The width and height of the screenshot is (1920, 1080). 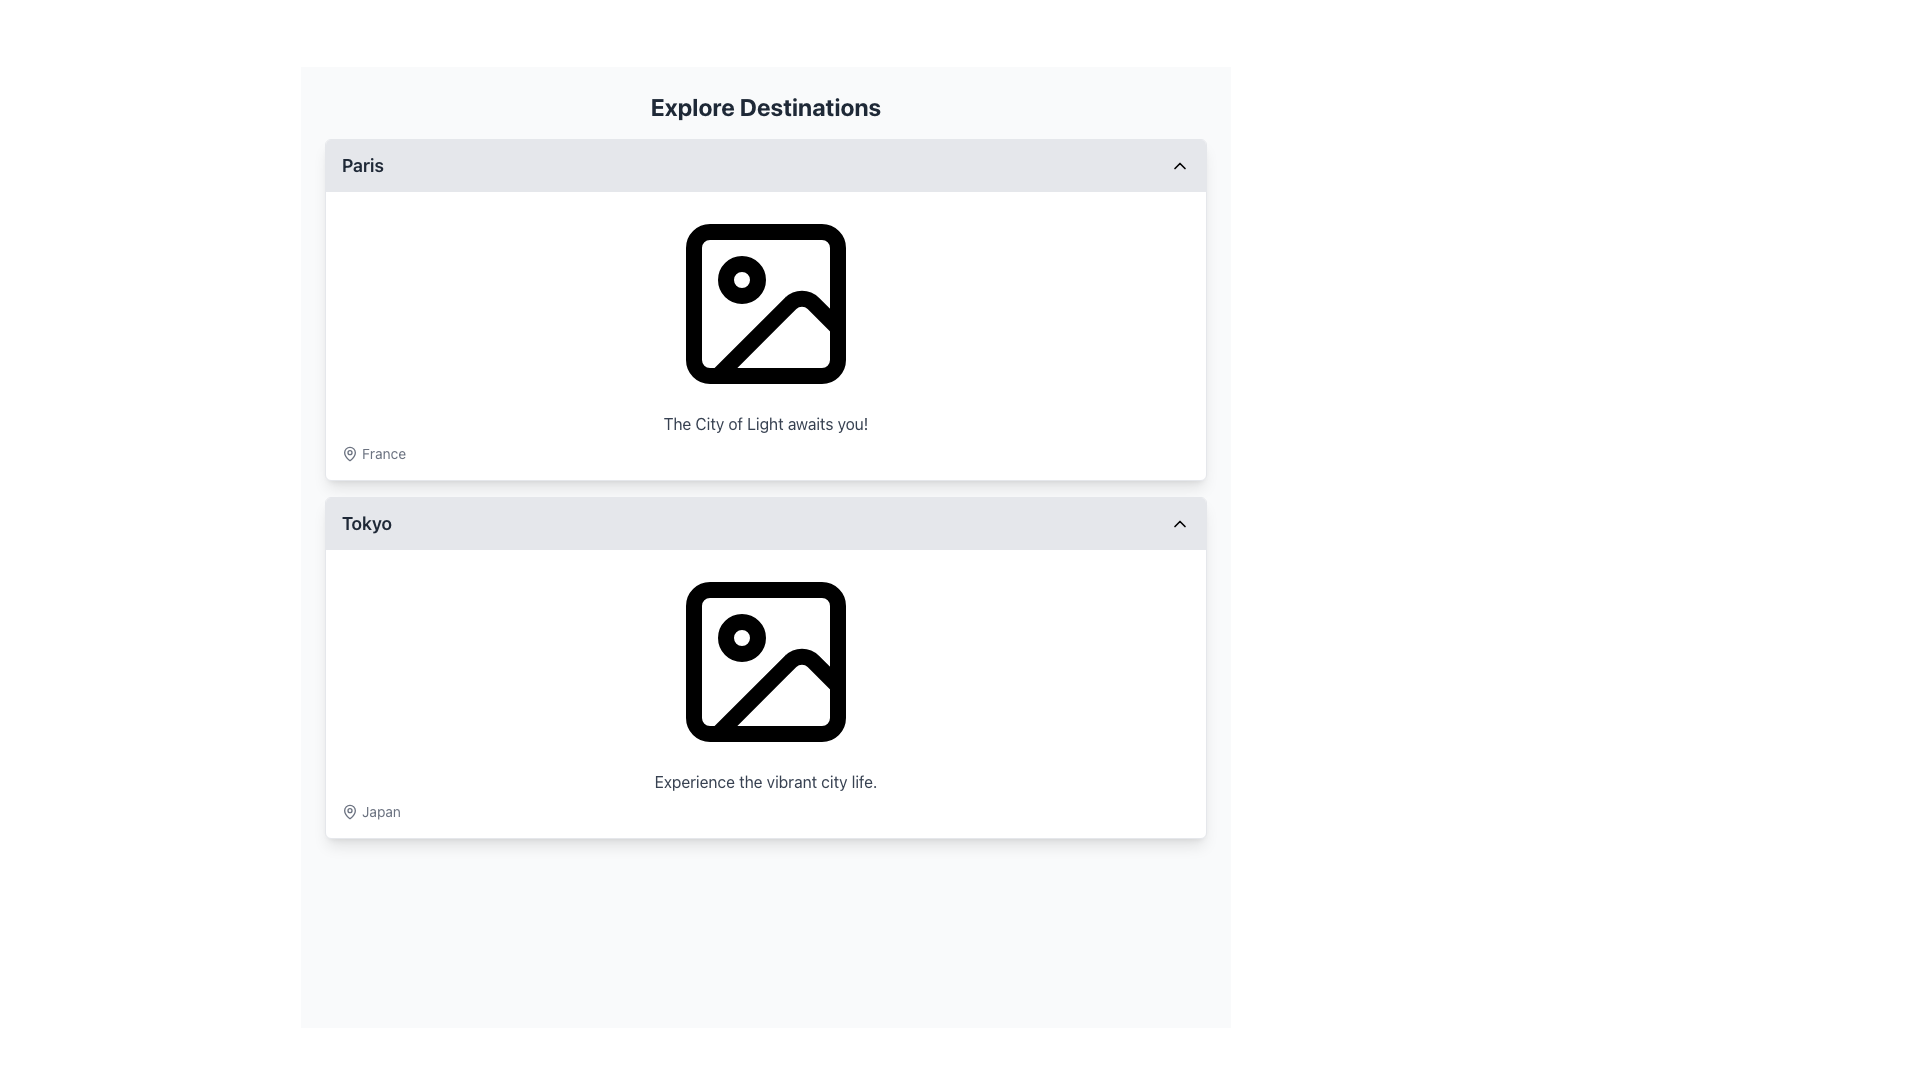 What do you see at coordinates (765, 423) in the screenshot?
I see `descriptive text associated with the 'Paris' section, located immediately above the text 'France' and below an image placeholder` at bounding box center [765, 423].